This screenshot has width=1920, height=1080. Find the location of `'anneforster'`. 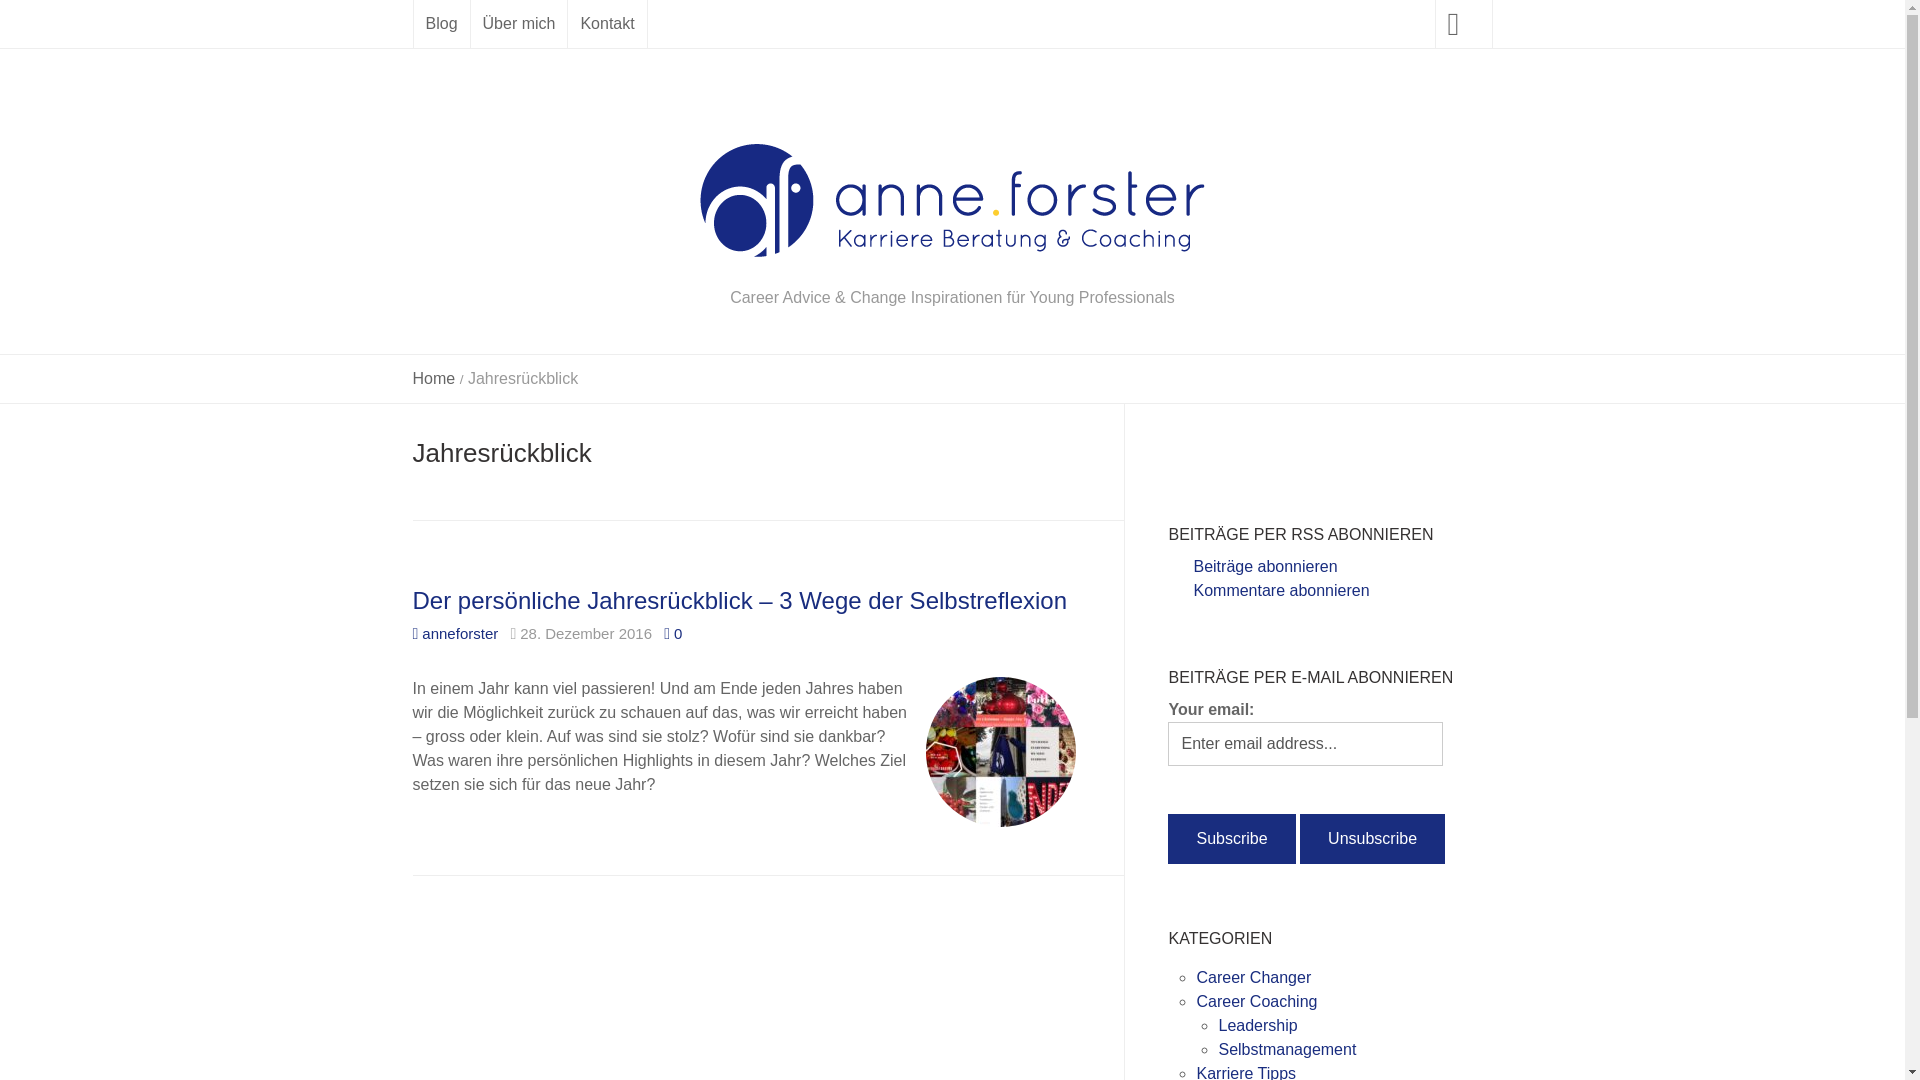

'anneforster' is located at coordinates (454, 634).